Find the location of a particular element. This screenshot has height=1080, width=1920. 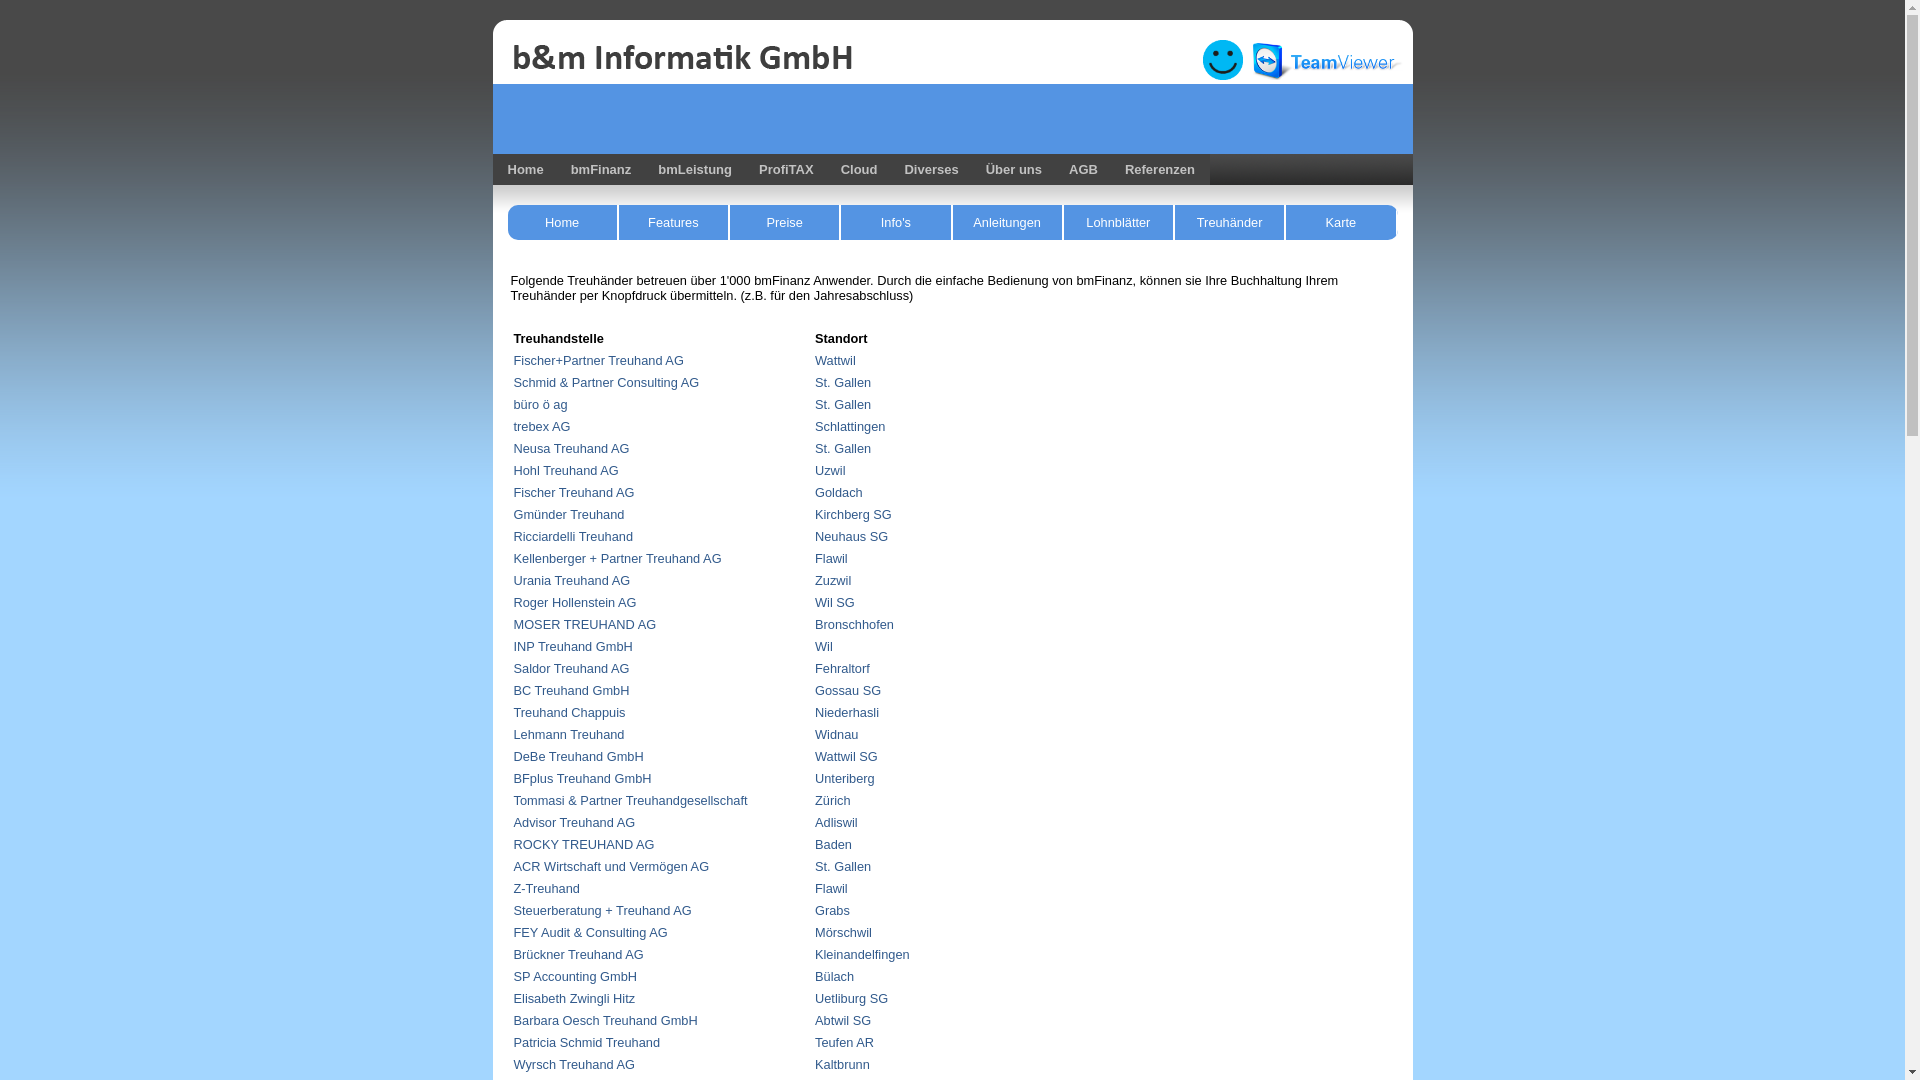

'Fischer+Partner Treuhand AG' is located at coordinates (598, 360).